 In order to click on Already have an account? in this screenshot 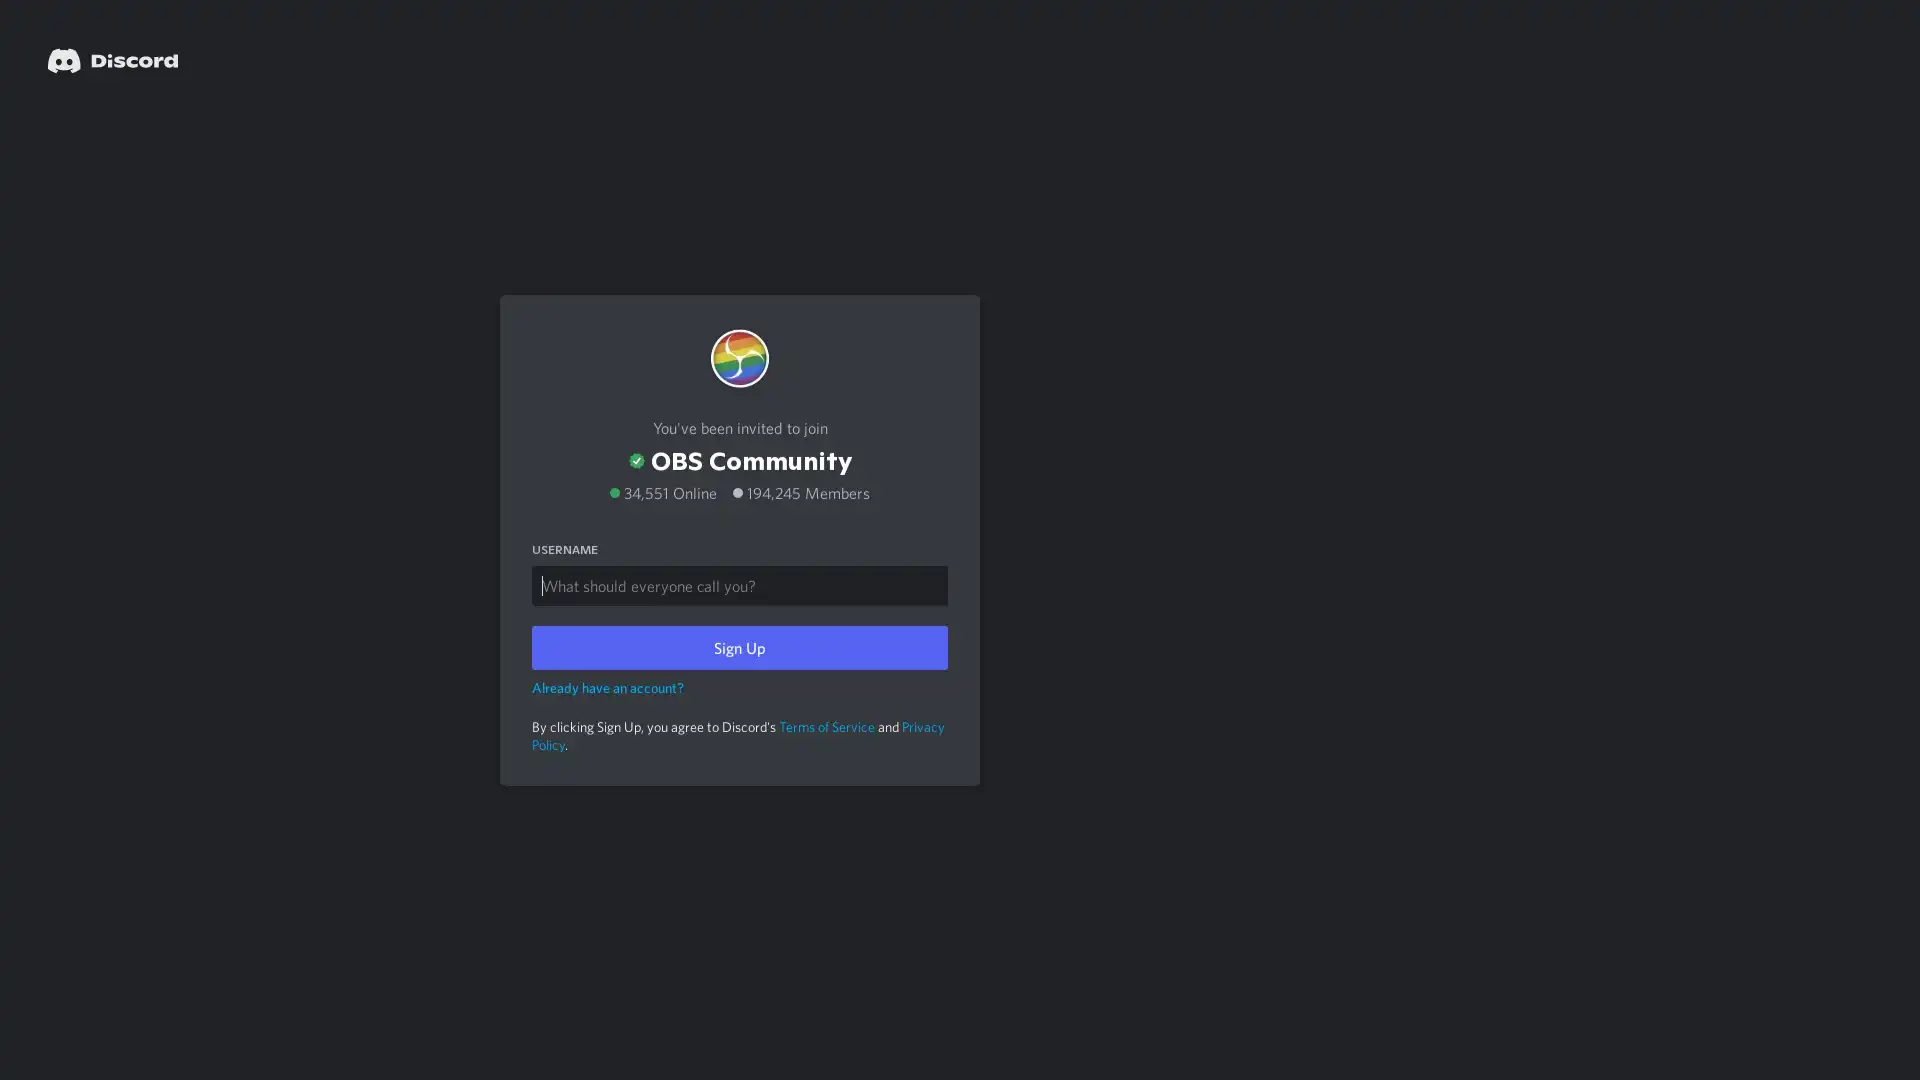, I will do `click(607, 685)`.